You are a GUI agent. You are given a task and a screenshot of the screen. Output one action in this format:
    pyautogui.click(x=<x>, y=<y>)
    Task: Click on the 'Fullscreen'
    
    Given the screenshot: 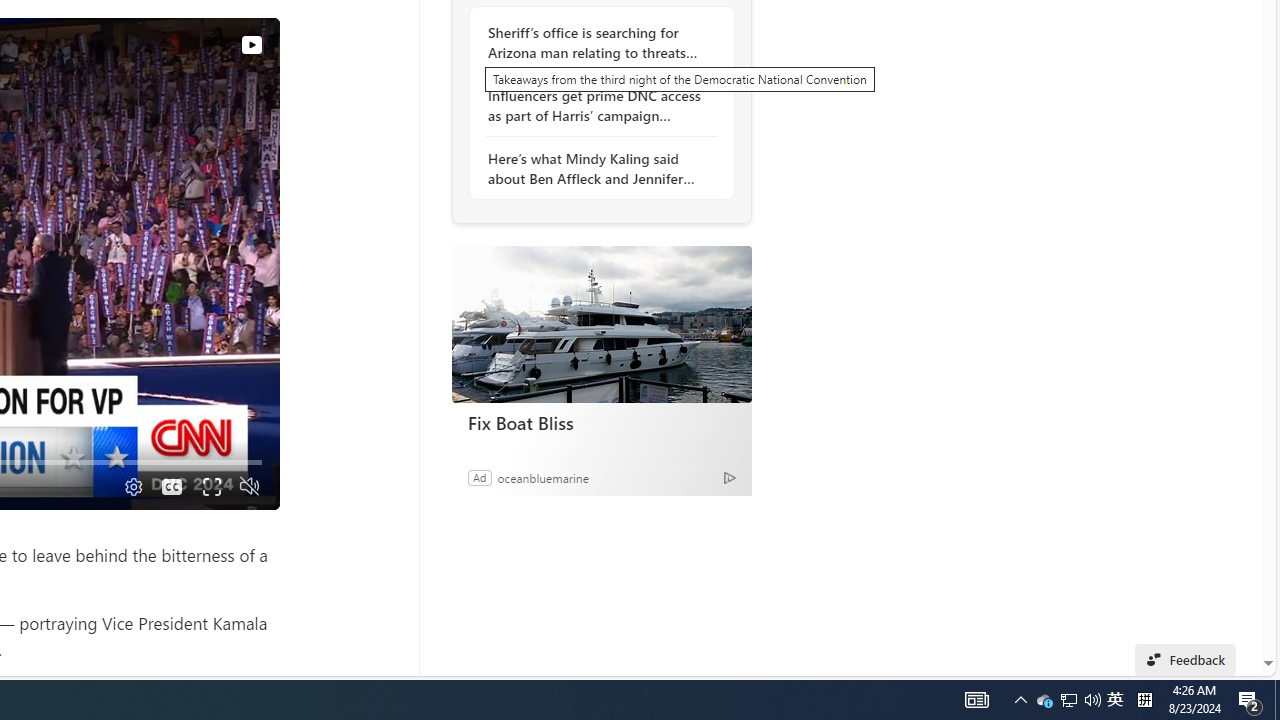 What is the action you would take?
    pyautogui.click(x=211, y=486)
    